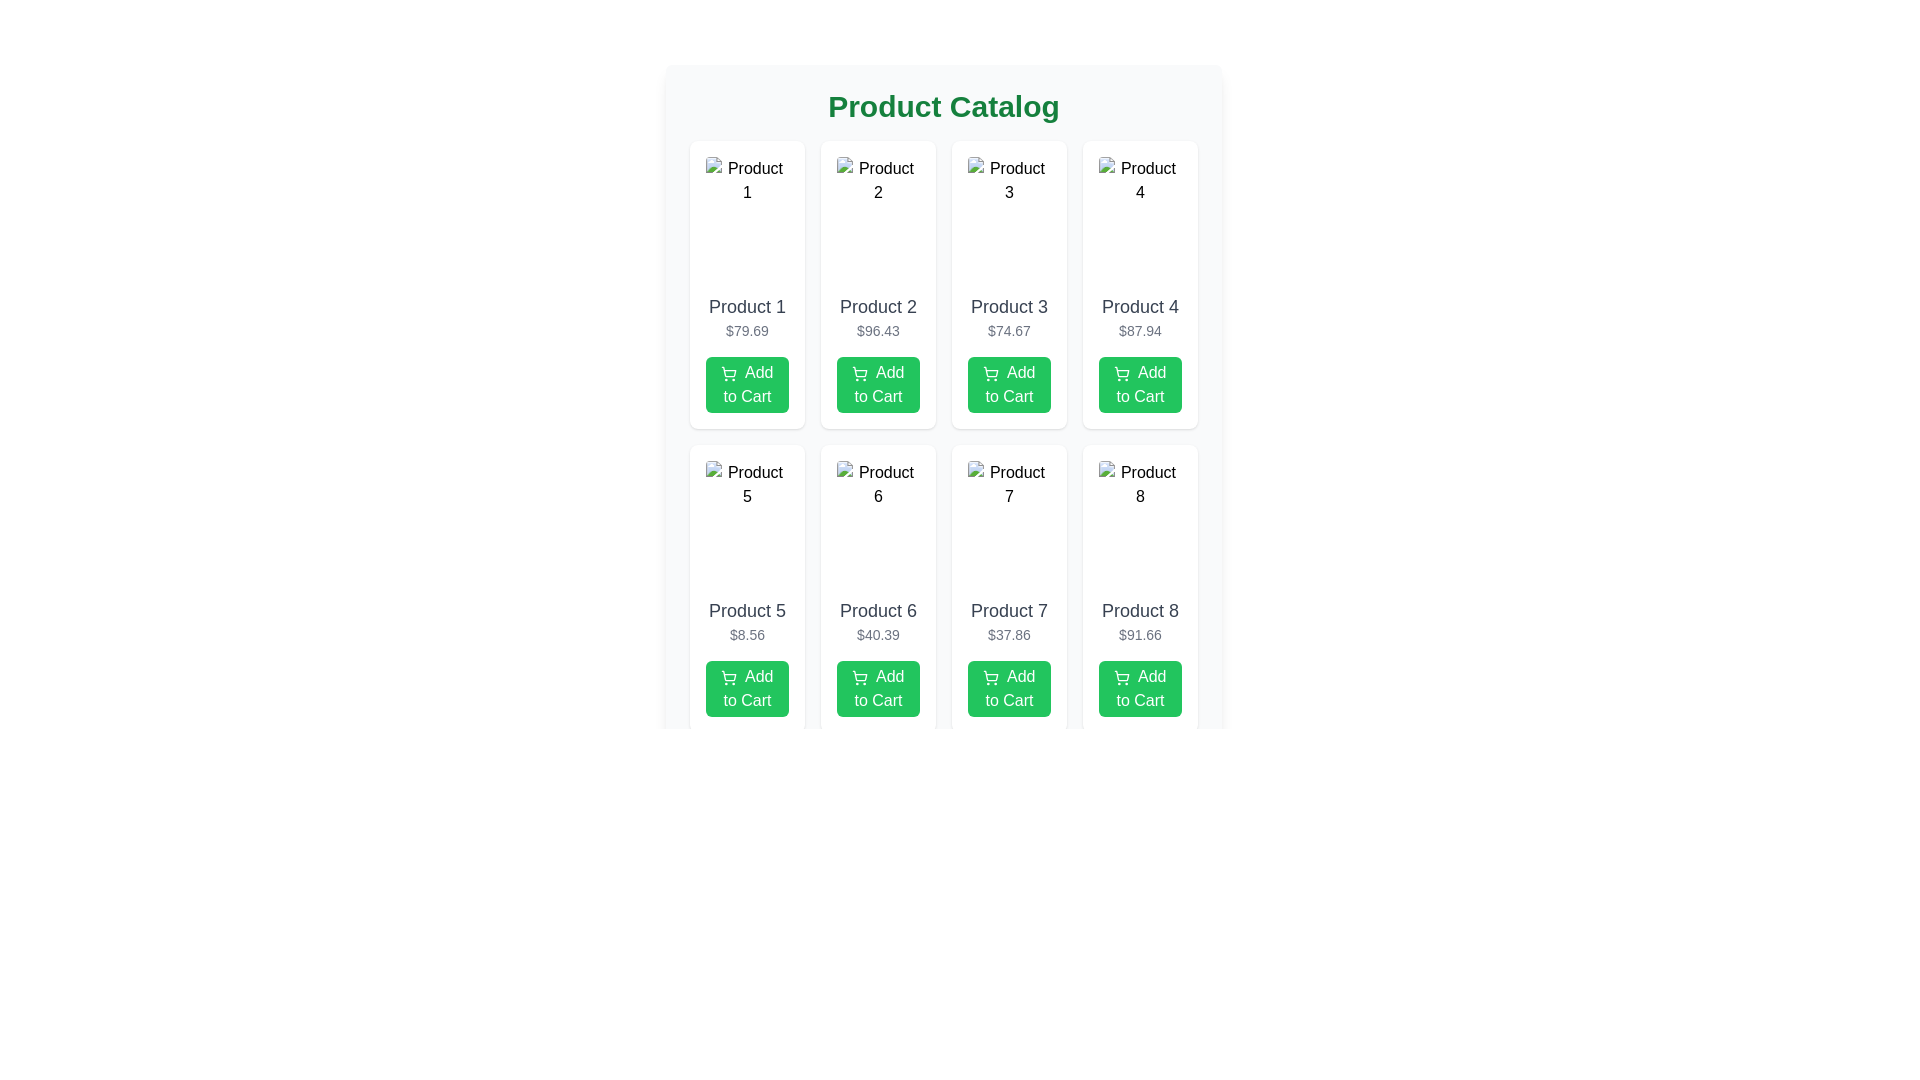 Image resolution: width=1920 pixels, height=1080 pixels. Describe the element at coordinates (878, 220) in the screenshot. I see `the image representing 'Product 2' in the product catalog` at that location.